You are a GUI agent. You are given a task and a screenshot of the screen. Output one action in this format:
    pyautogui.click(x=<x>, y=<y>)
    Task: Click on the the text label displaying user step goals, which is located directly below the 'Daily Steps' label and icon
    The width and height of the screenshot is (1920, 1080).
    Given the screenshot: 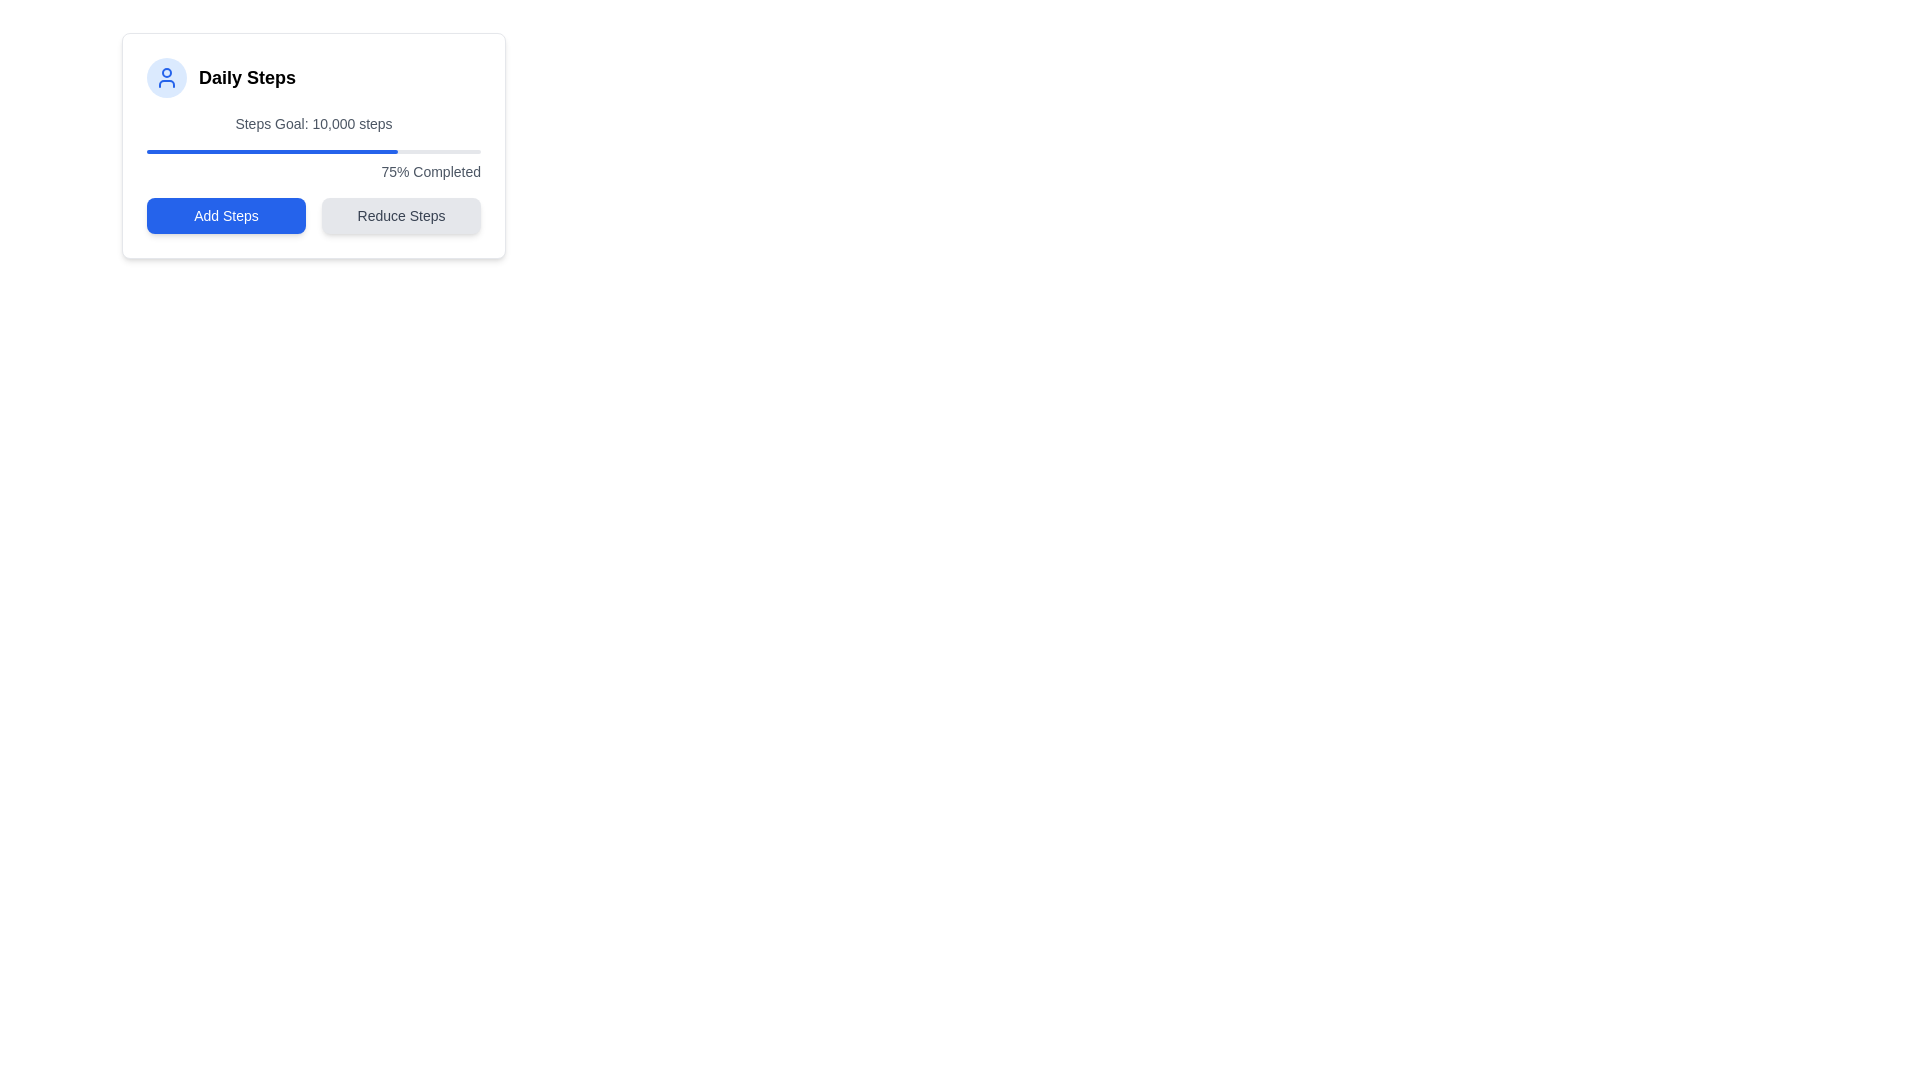 What is the action you would take?
    pyautogui.click(x=312, y=123)
    